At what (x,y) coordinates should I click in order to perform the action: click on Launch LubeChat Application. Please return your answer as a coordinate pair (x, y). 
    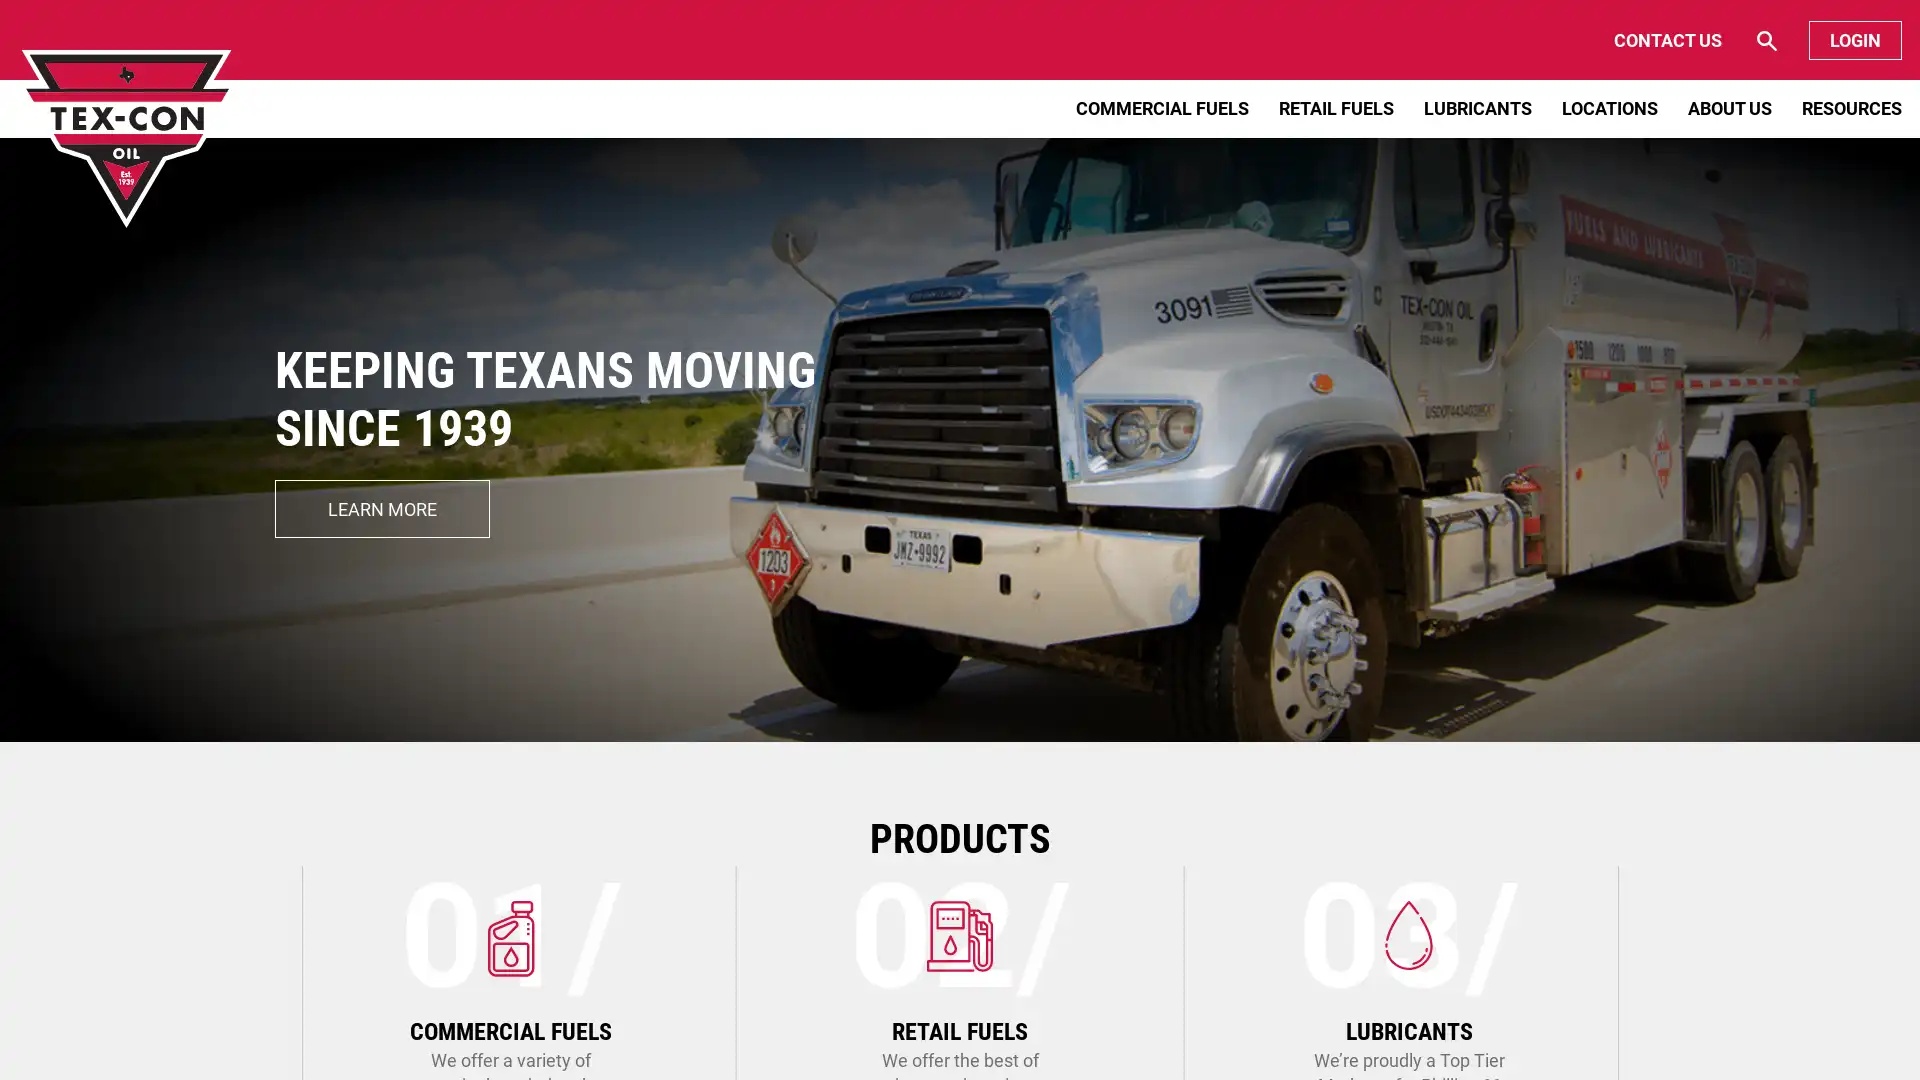
    Looking at the image, I should click on (1713, 1025).